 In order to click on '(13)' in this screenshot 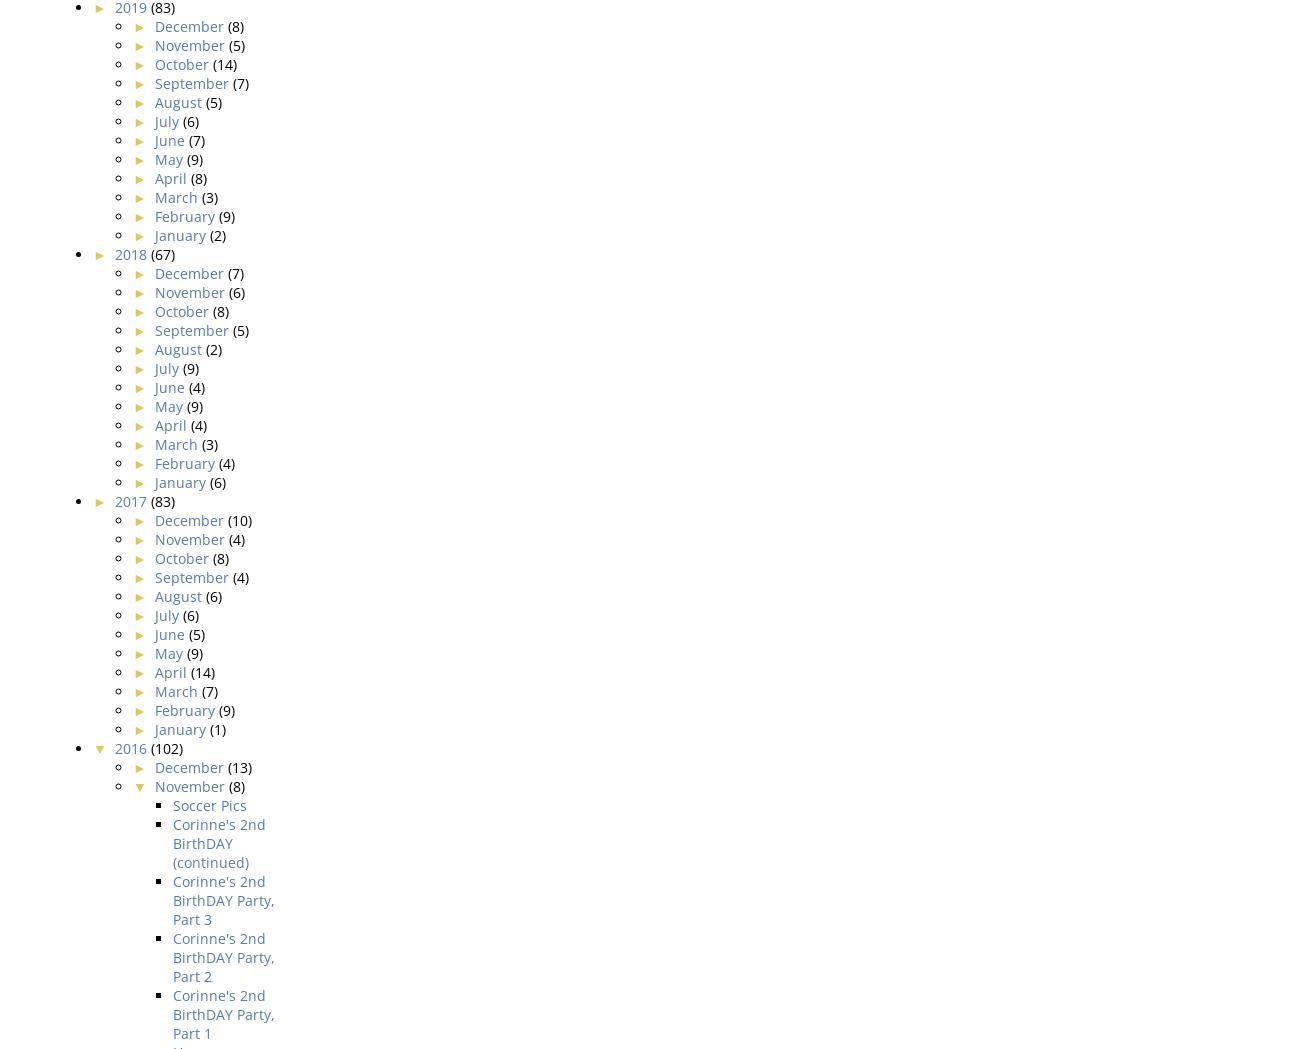, I will do `click(238, 765)`.